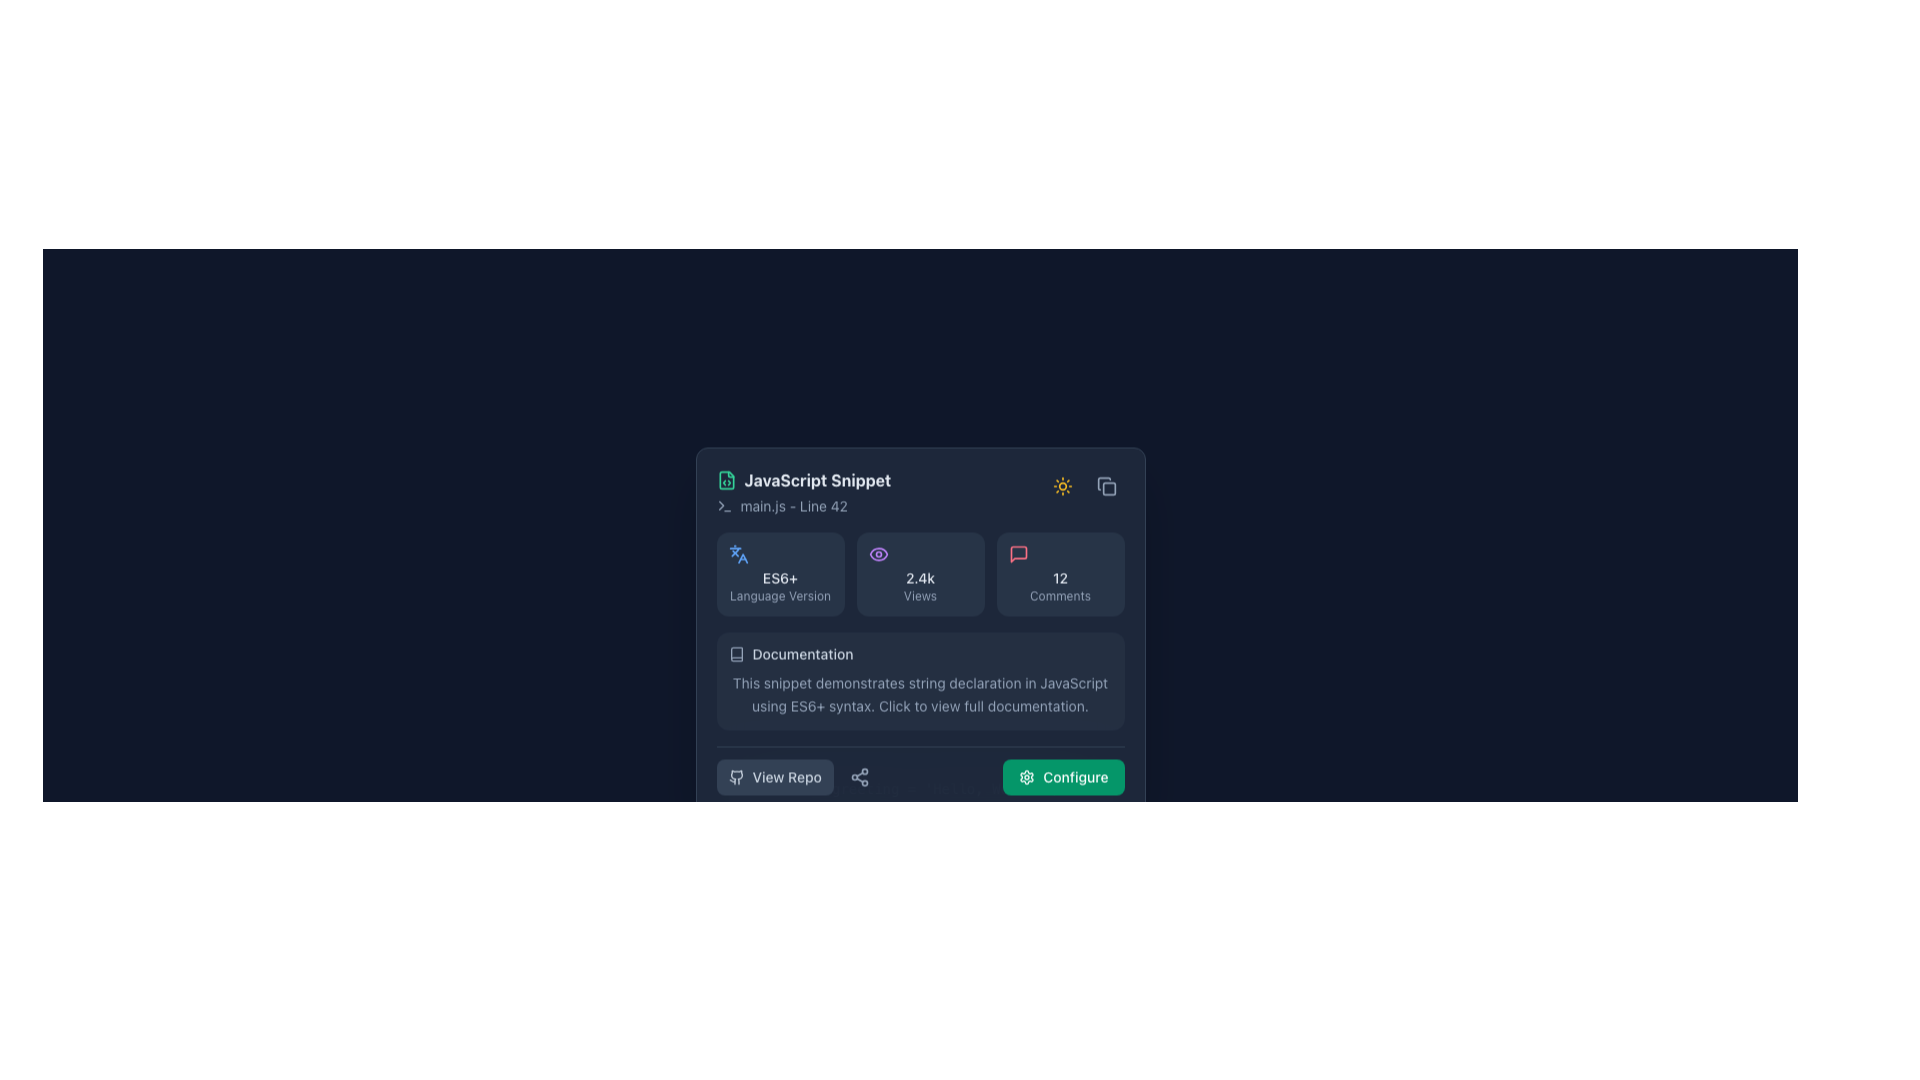 The height and width of the screenshot is (1080, 1920). What do you see at coordinates (859, 775) in the screenshot?
I see `the share Icon Button, which is the second clickable item to the right of the 'View Repo' text button` at bounding box center [859, 775].